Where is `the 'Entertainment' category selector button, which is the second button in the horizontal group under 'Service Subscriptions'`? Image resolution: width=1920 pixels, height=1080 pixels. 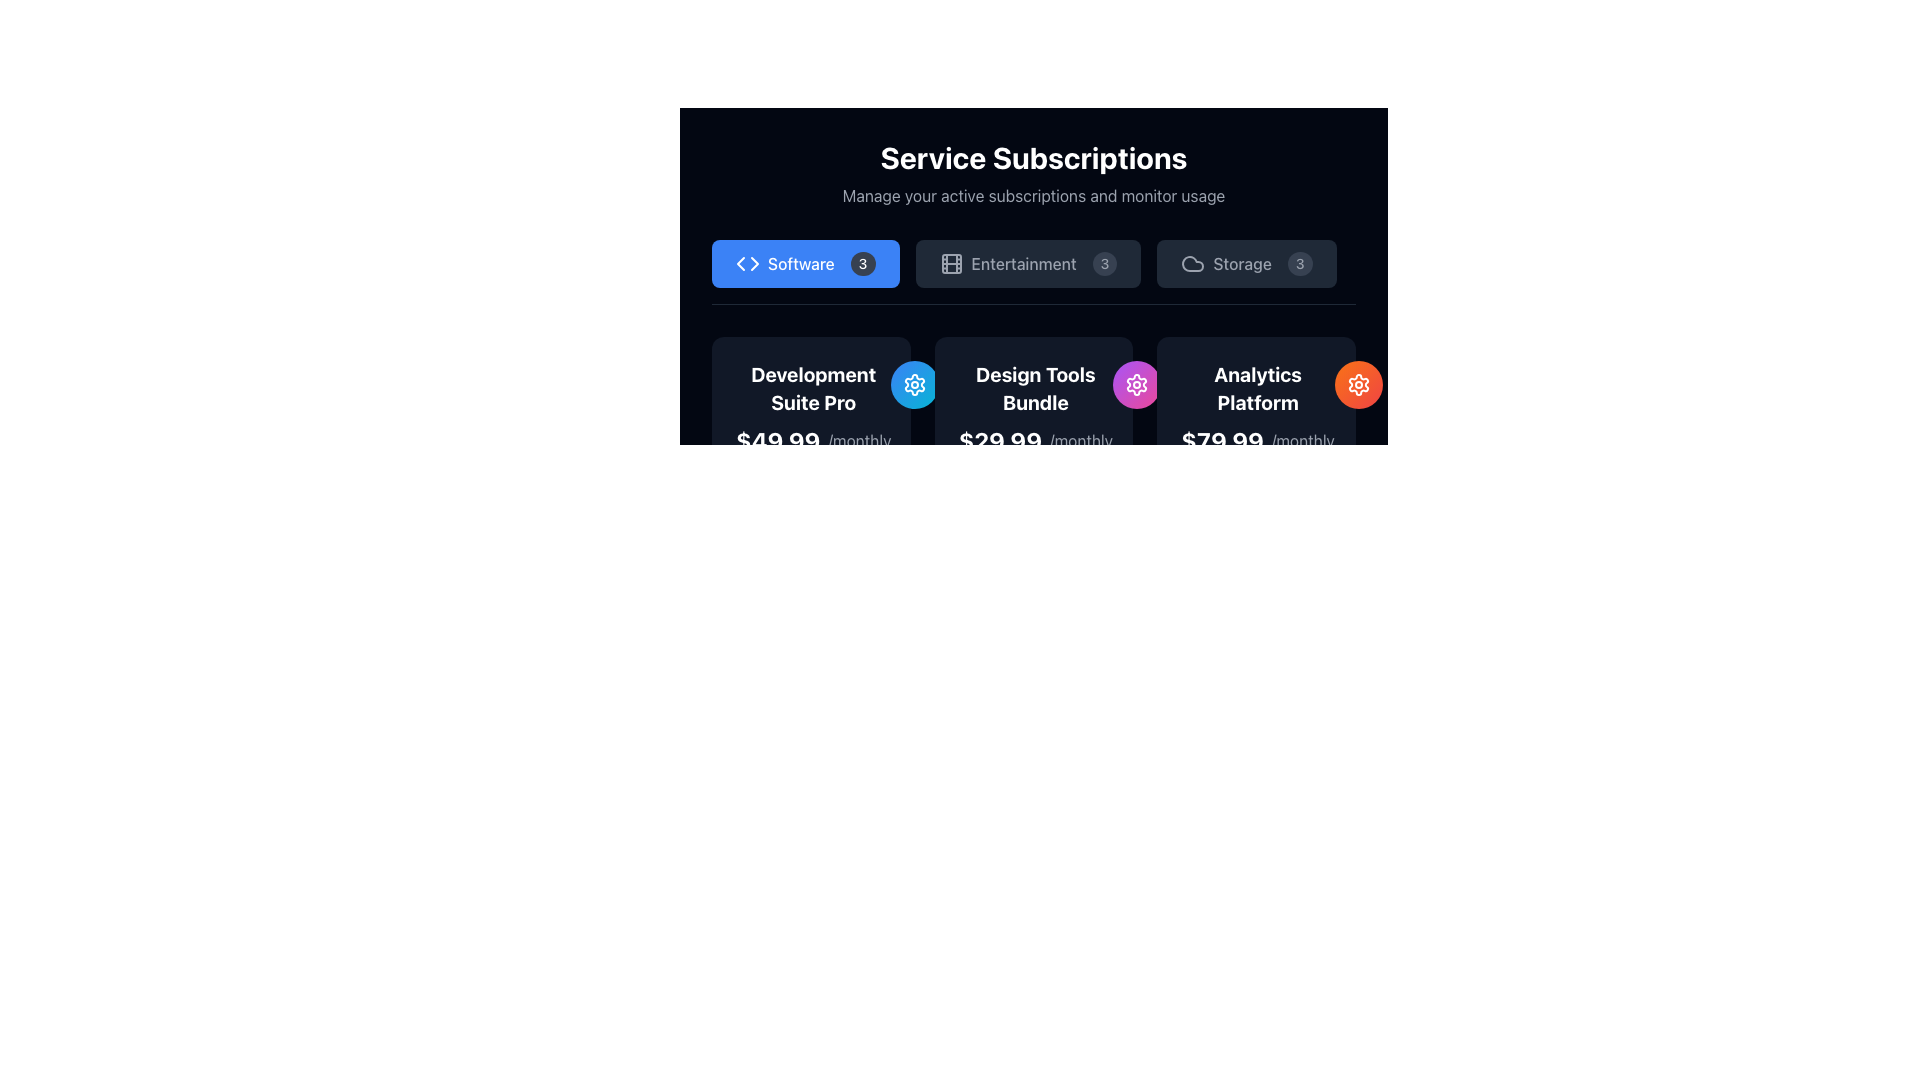 the 'Entertainment' category selector button, which is the second button in the horizontal group under 'Service Subscriptions' is located at coordinates (1028, 262).